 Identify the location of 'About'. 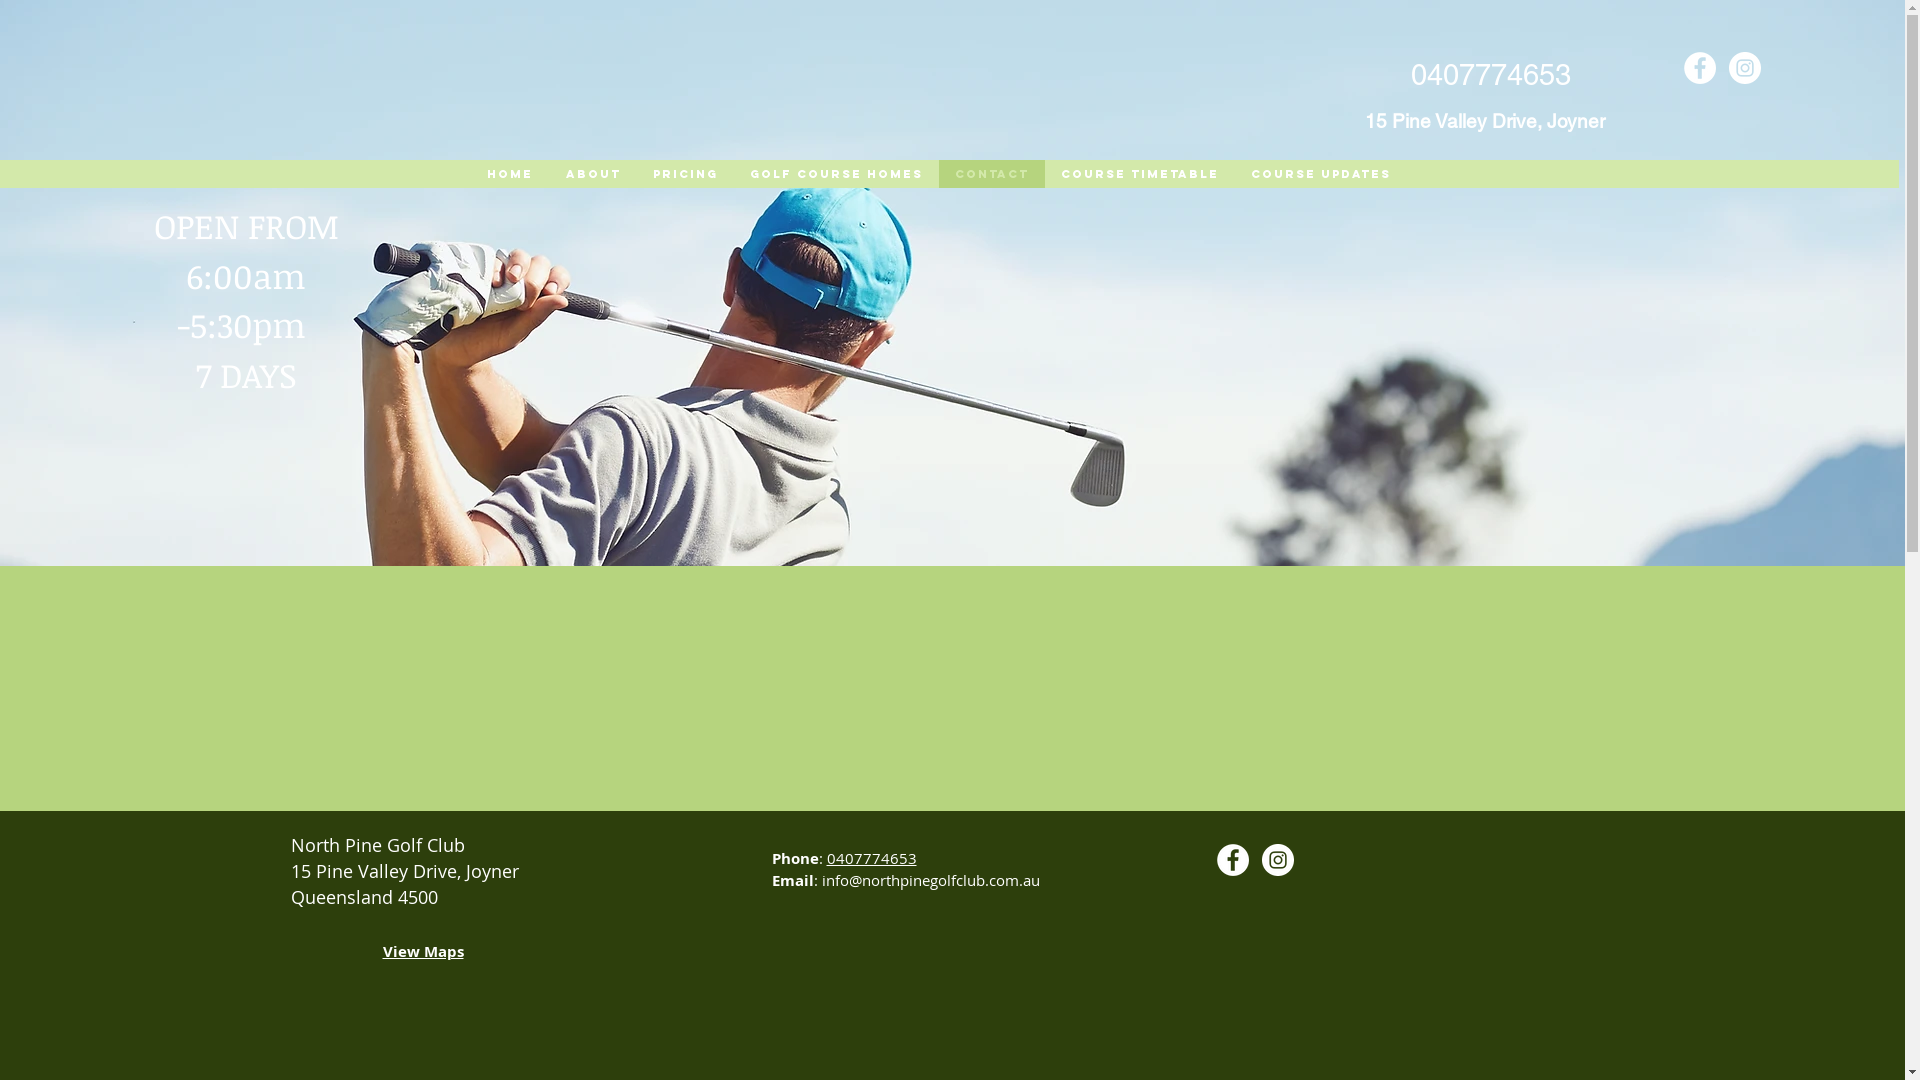
(590, 172).